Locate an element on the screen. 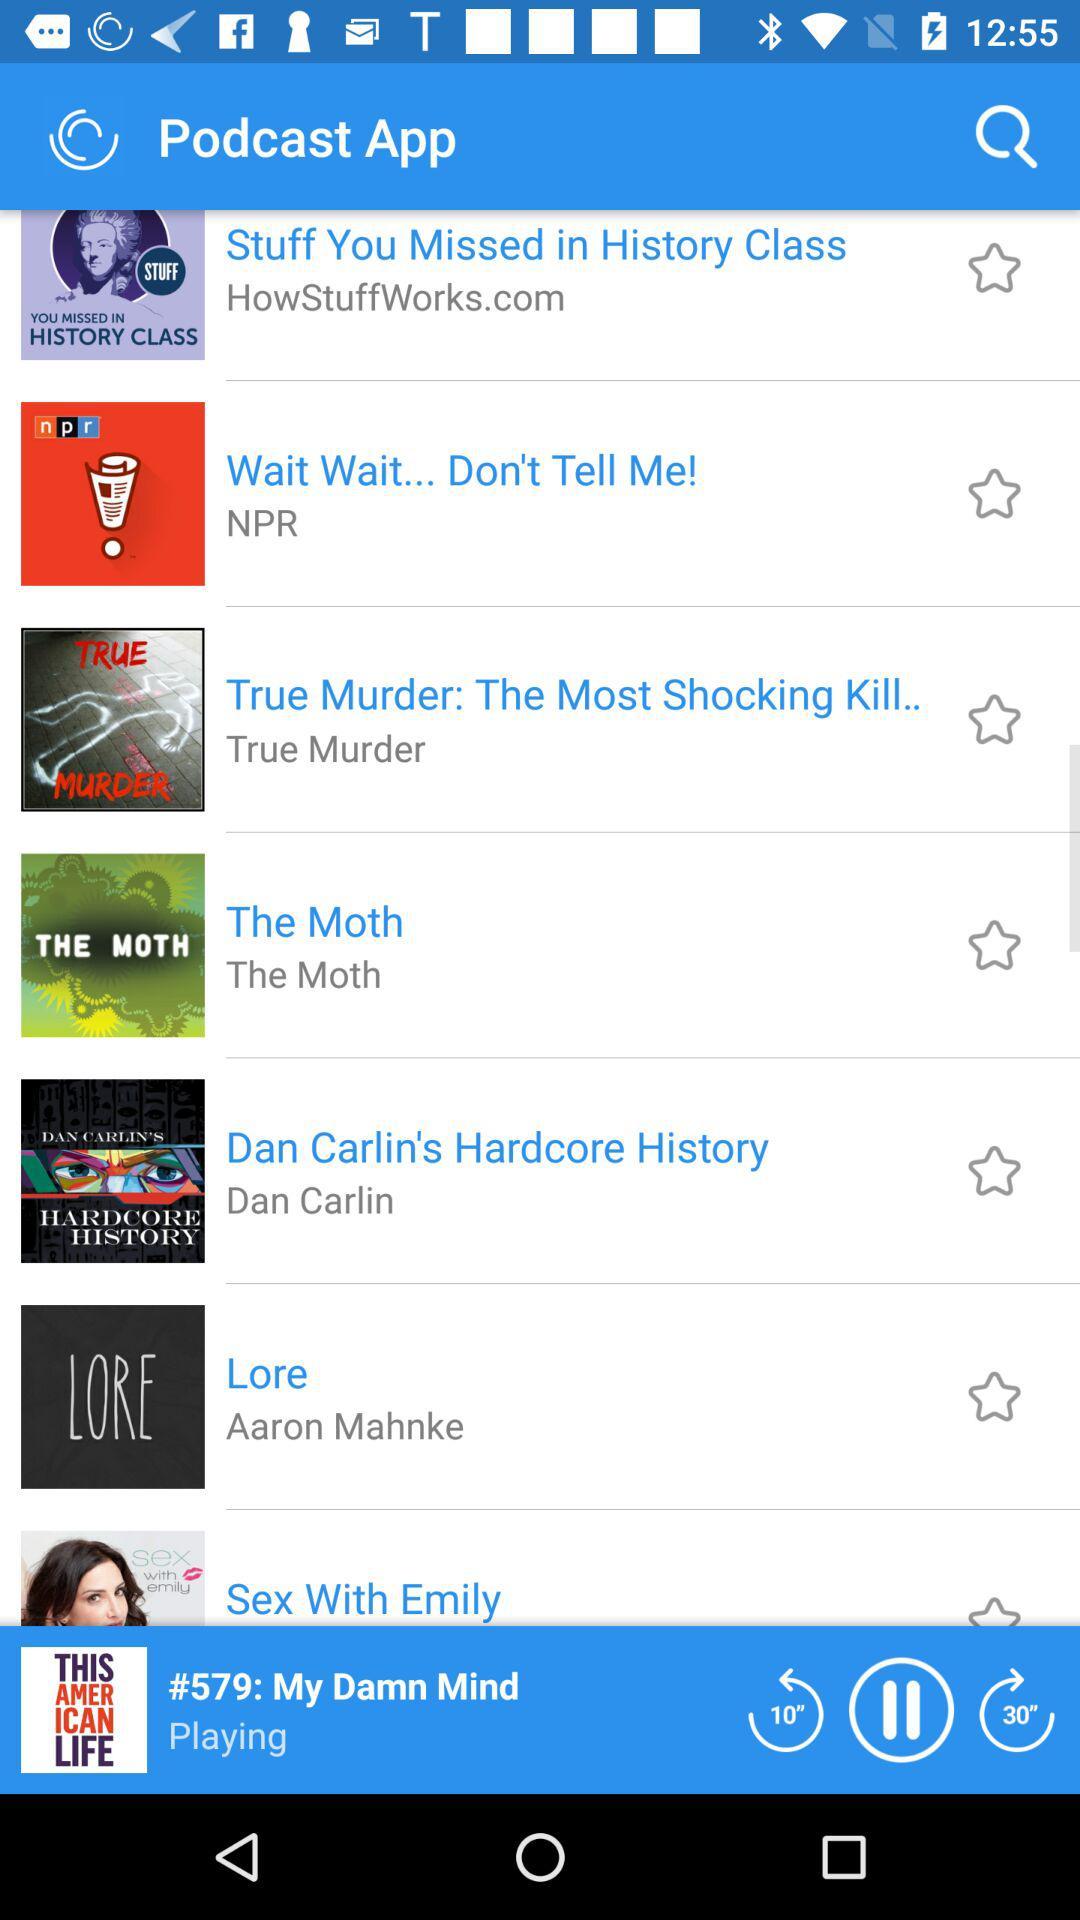 This screenshot has height=1920, width=1080. favourite option is located at coordinates (994, 1170).